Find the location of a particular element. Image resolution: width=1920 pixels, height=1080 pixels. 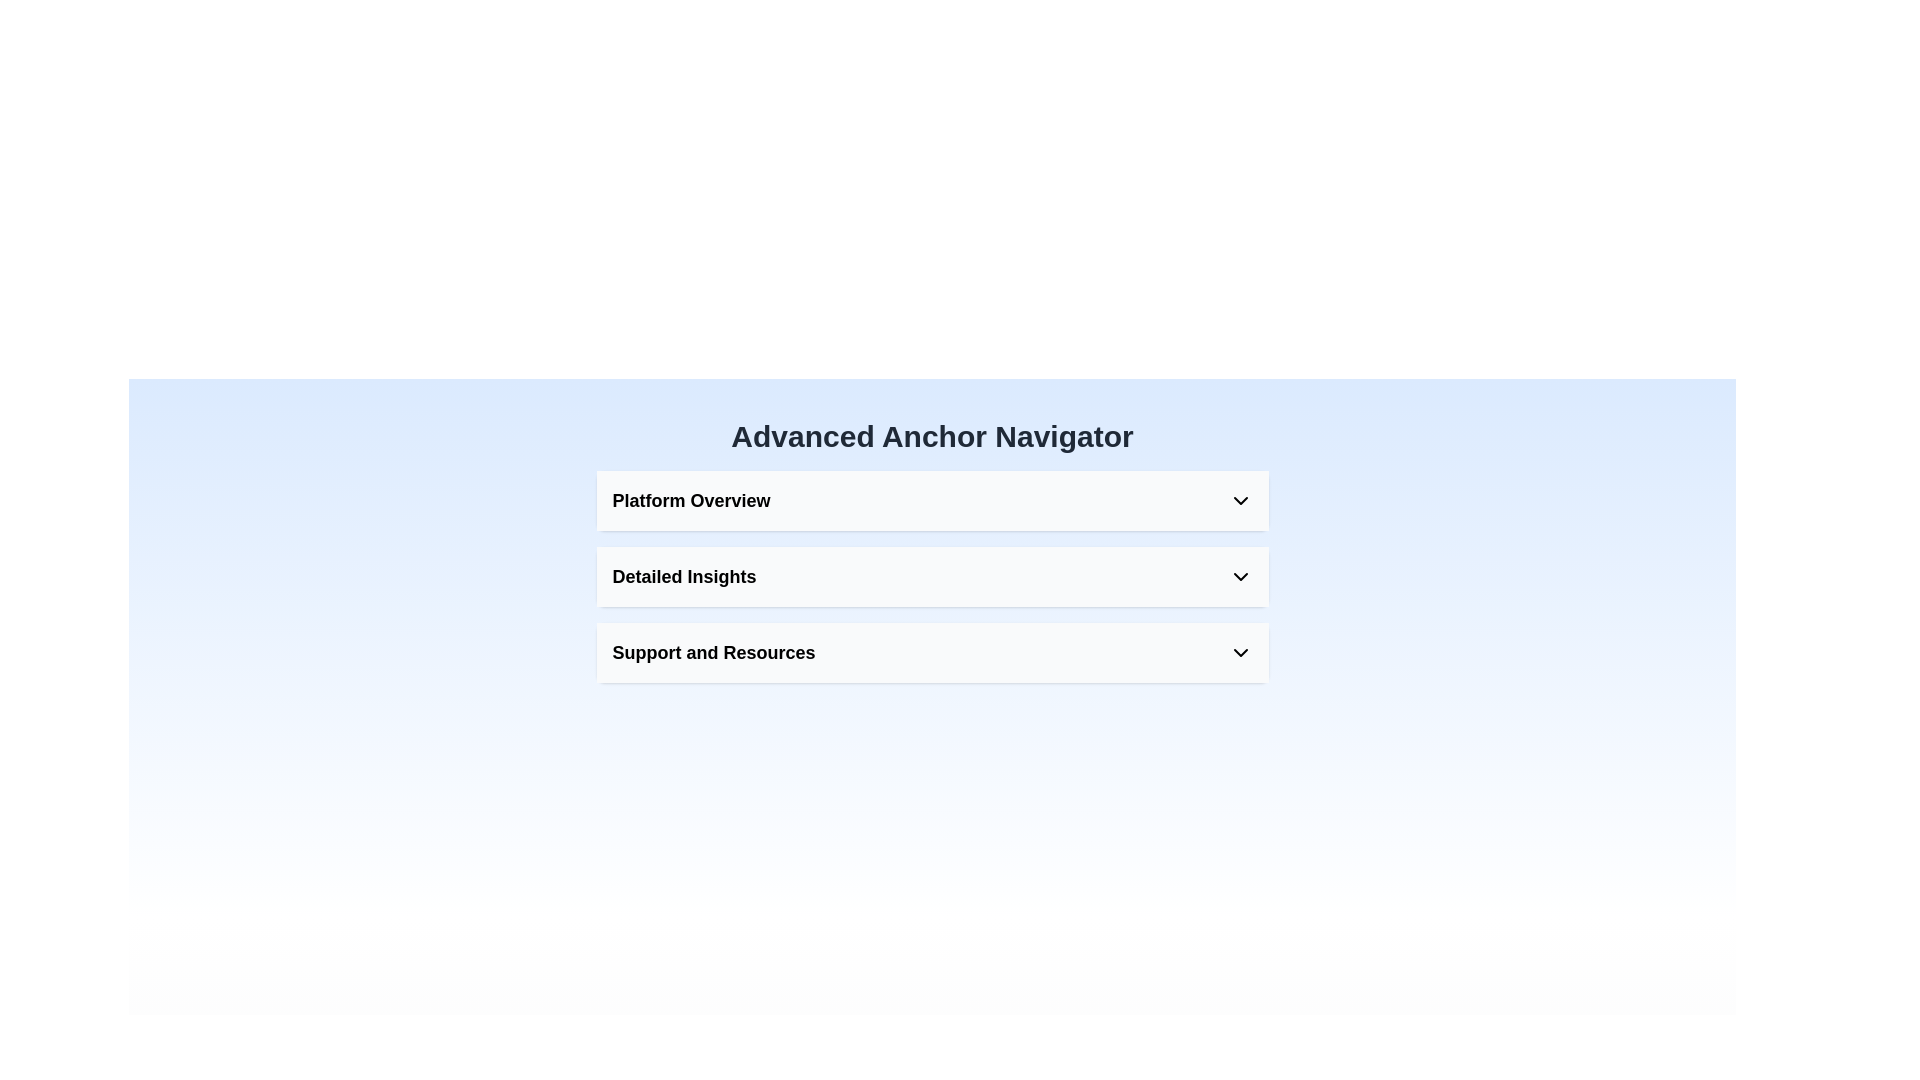

text content of the header labeled 'Advanced Anchor Navigator', which is styled in bold and centered above the sections 'Platform Overview', 'Detailed Insights', and 'Support and Resources' is located at coordinates (931, 435).